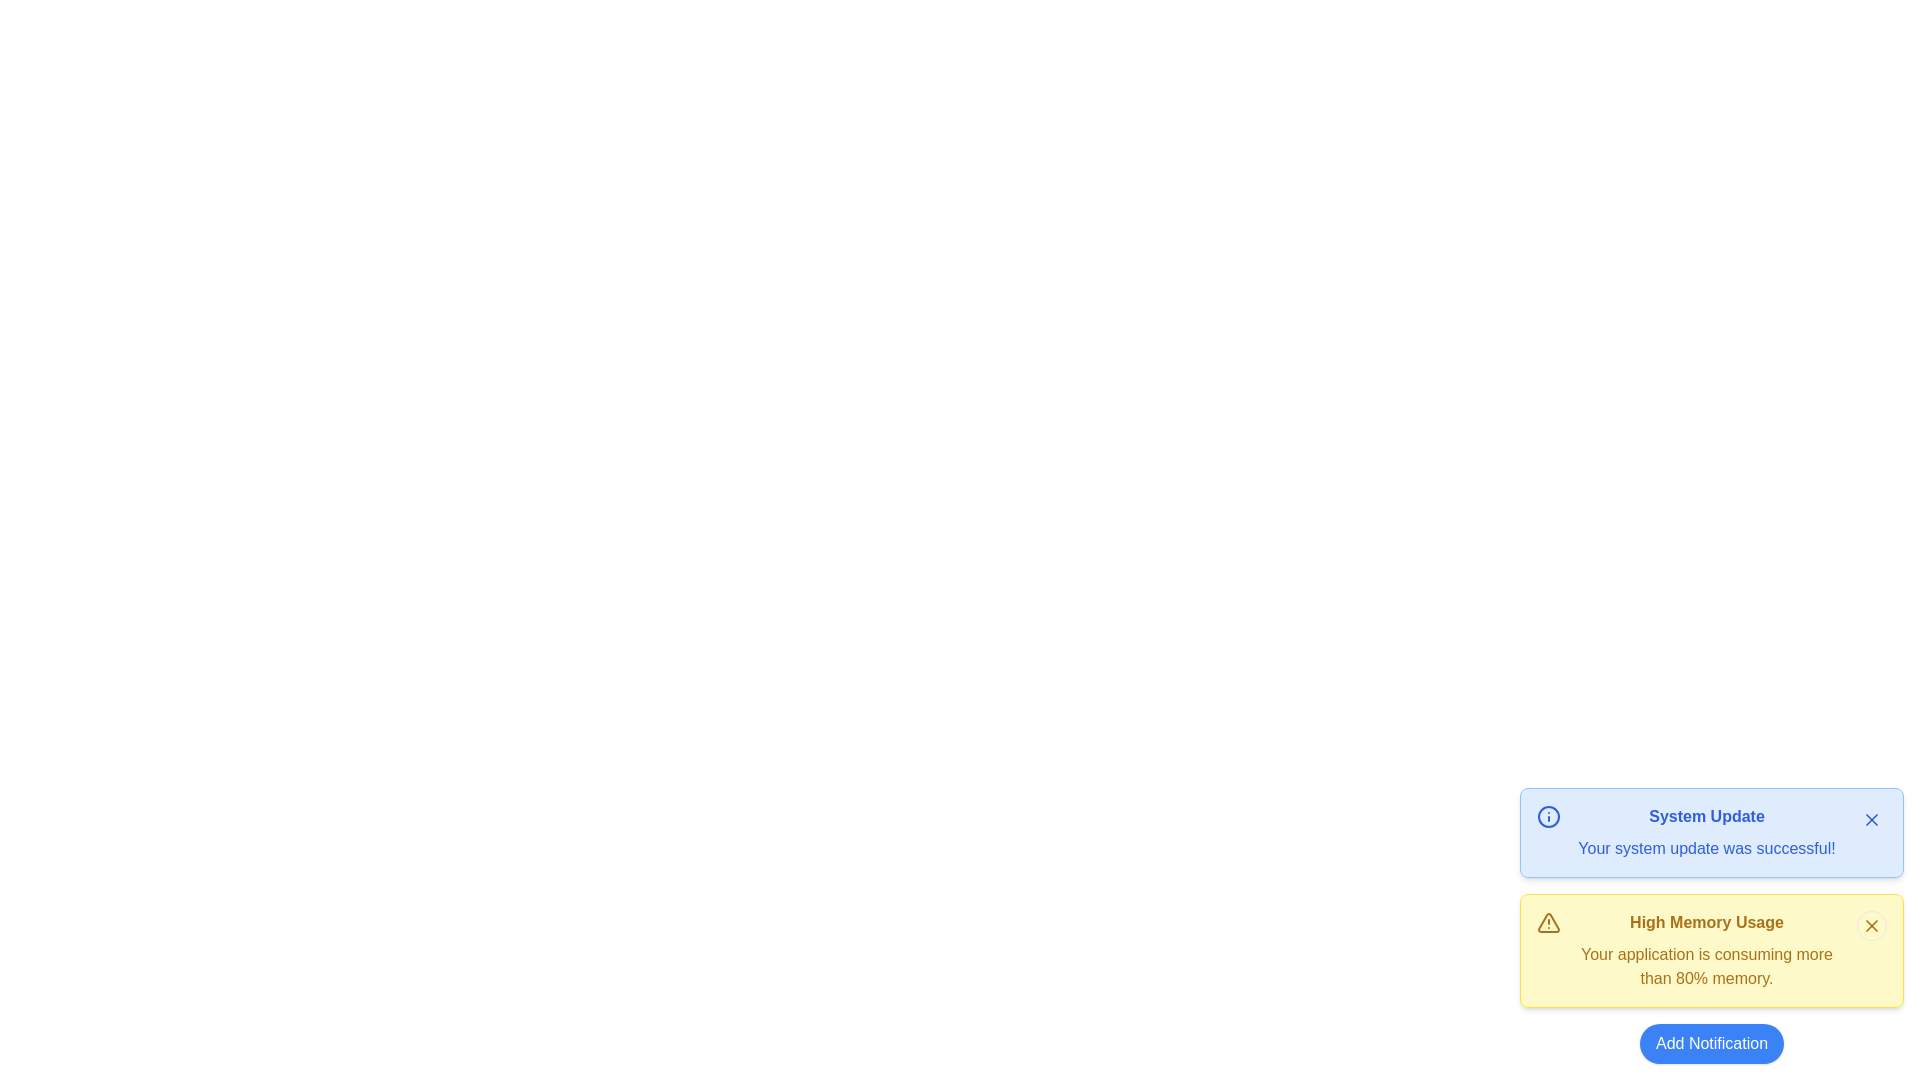 The image size is (1920, 1080). Describe the element at coordinates (1548, 817) in the screenshot. I see `the appearance of the informational icon, which is a small circular icon with a blue outline and a white background, located within the notification panel displaying the message 'System Update Your system update was successful!'` at that location.